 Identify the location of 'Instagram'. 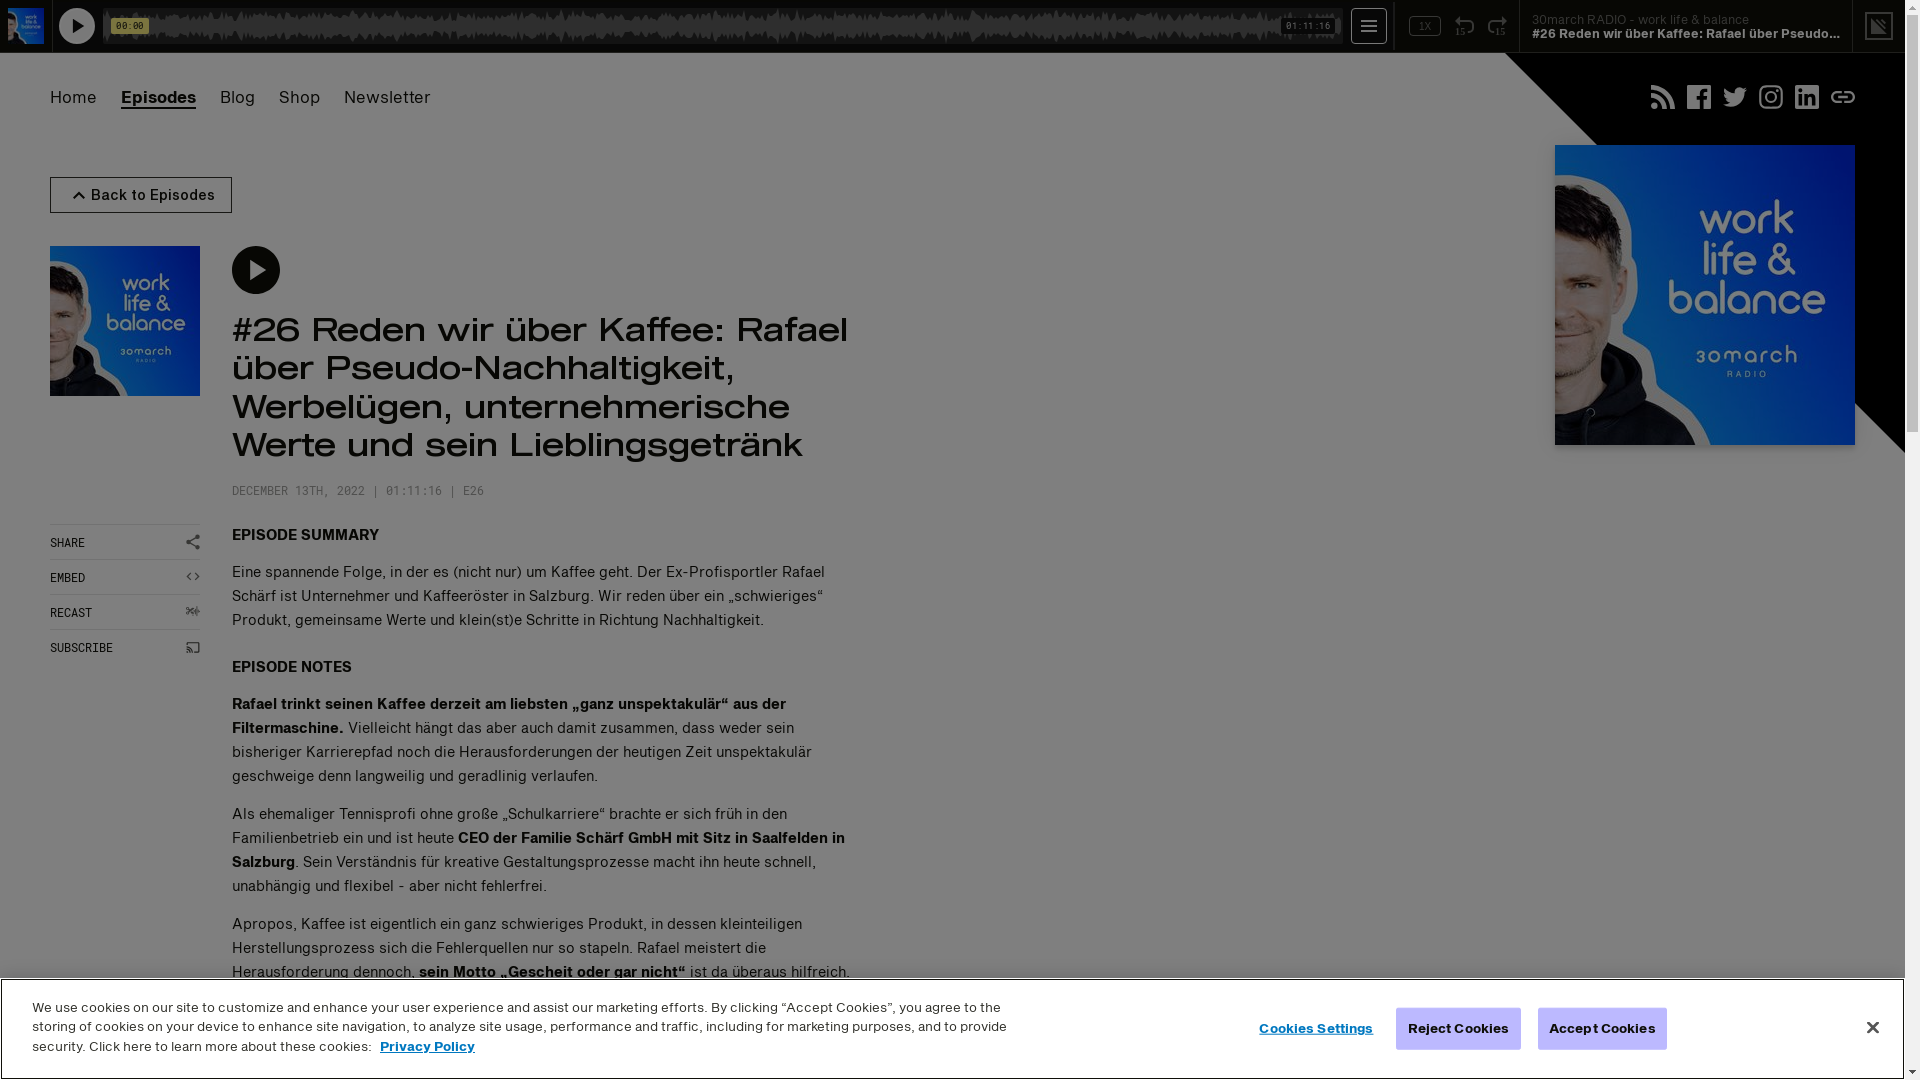
(1771, 96).